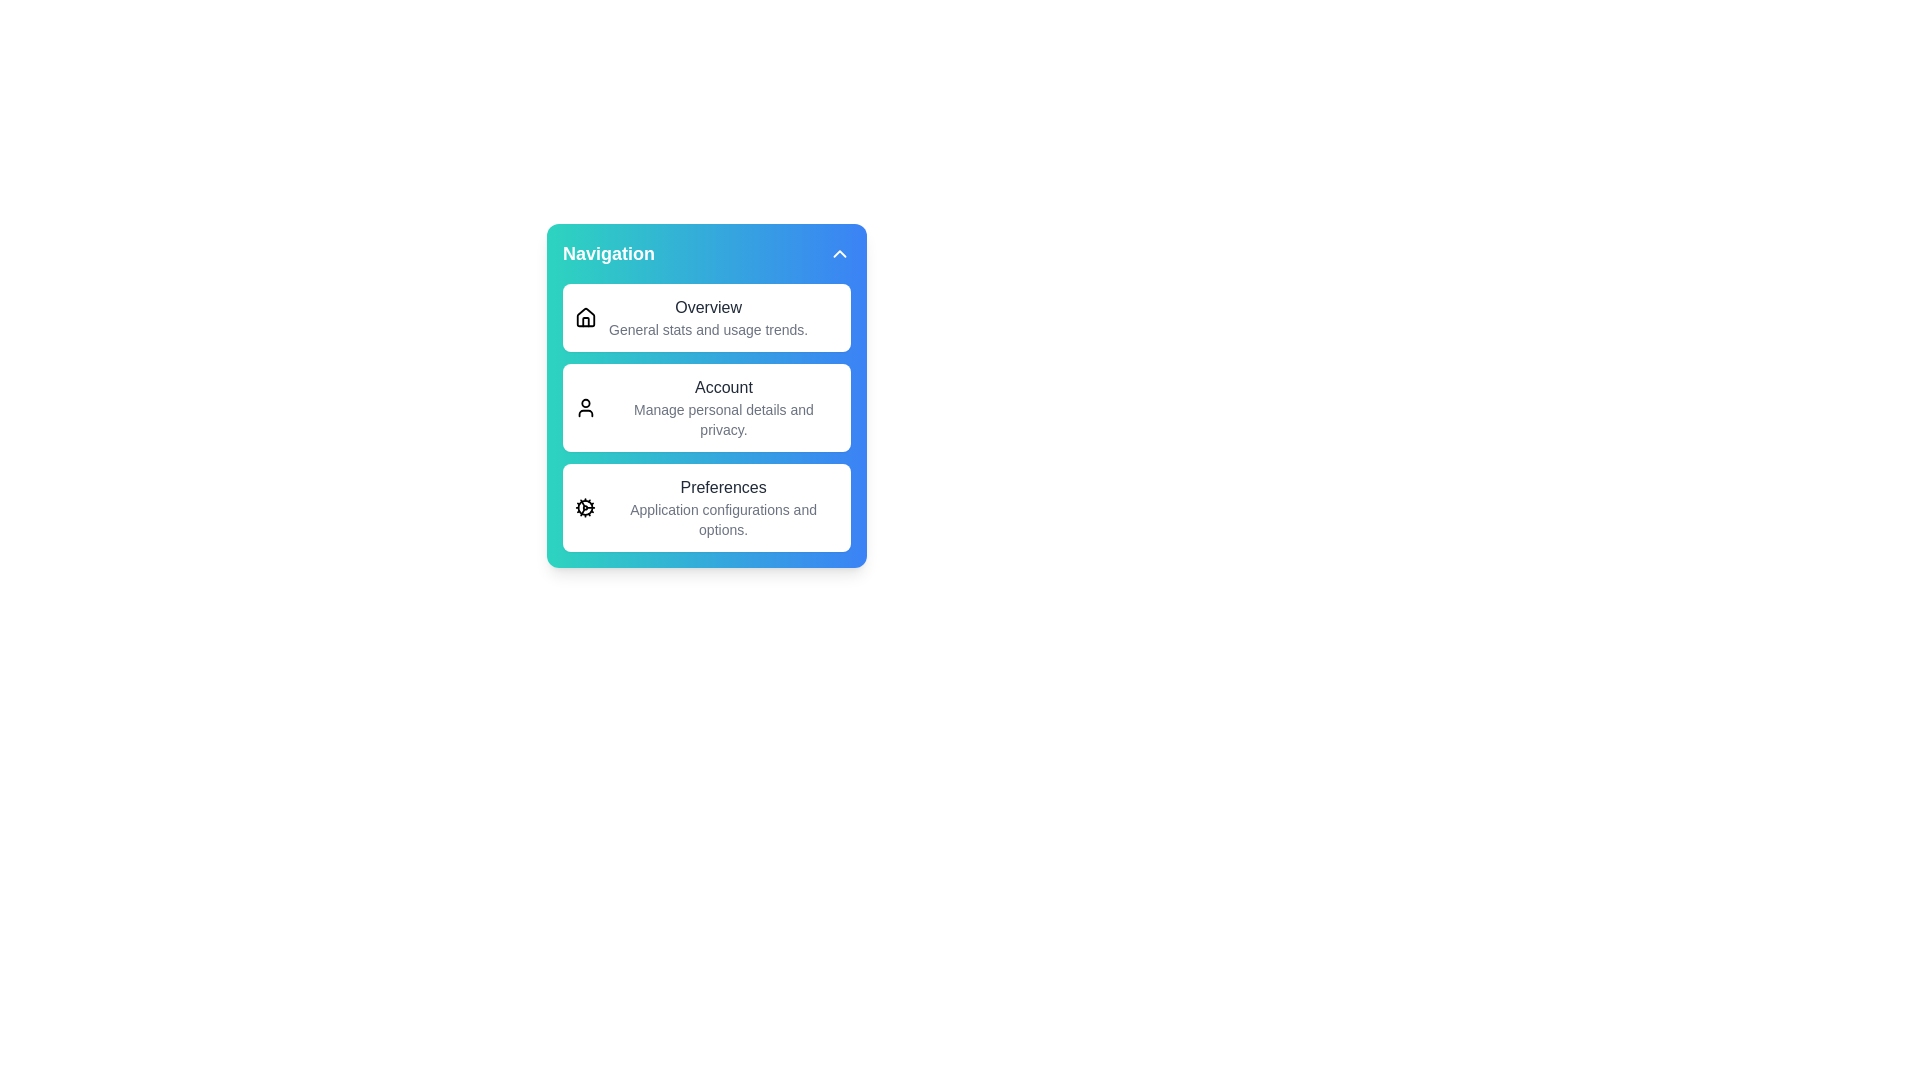 The width and height of the screenshot is (1920, 1080). Describe the element at coordinates (706, 316) in the screenshot. I see `the menu item labeled Overview` at that location.